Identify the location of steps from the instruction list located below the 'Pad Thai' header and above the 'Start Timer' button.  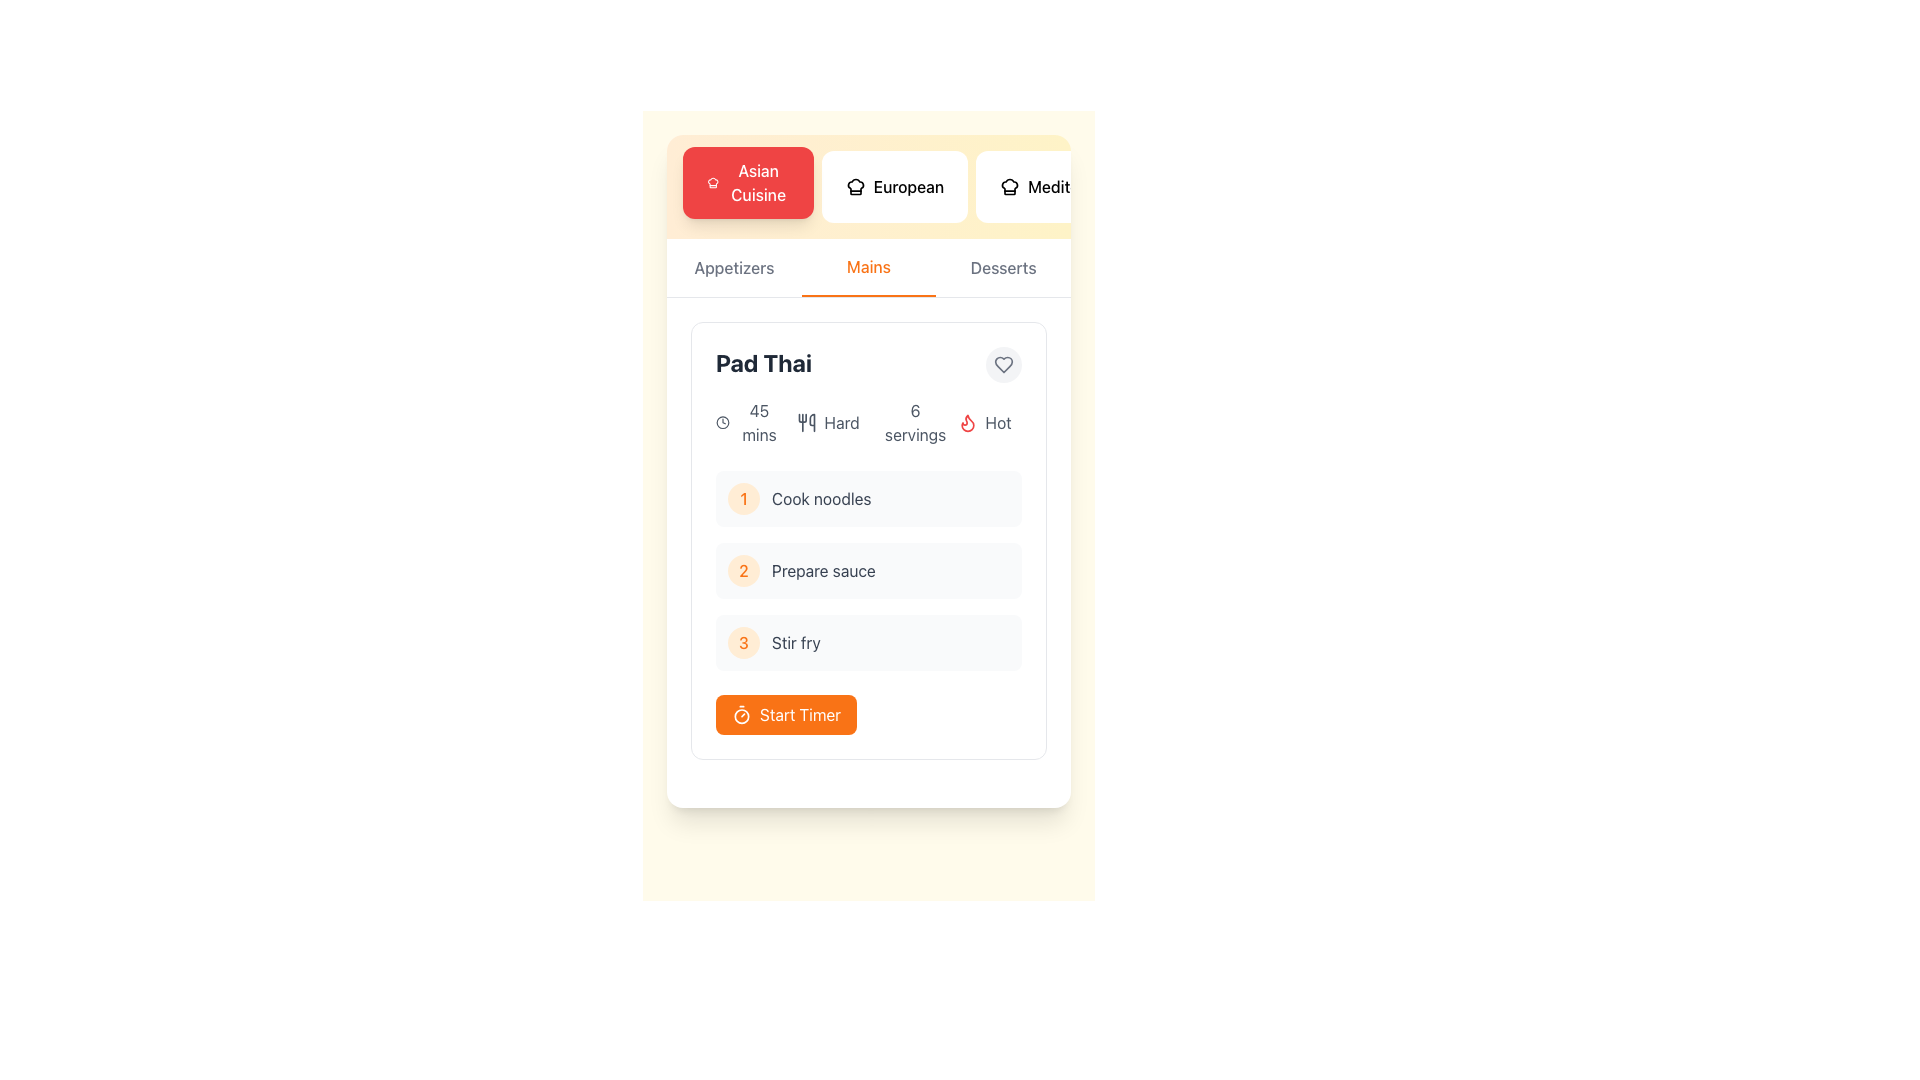
(868, 570).